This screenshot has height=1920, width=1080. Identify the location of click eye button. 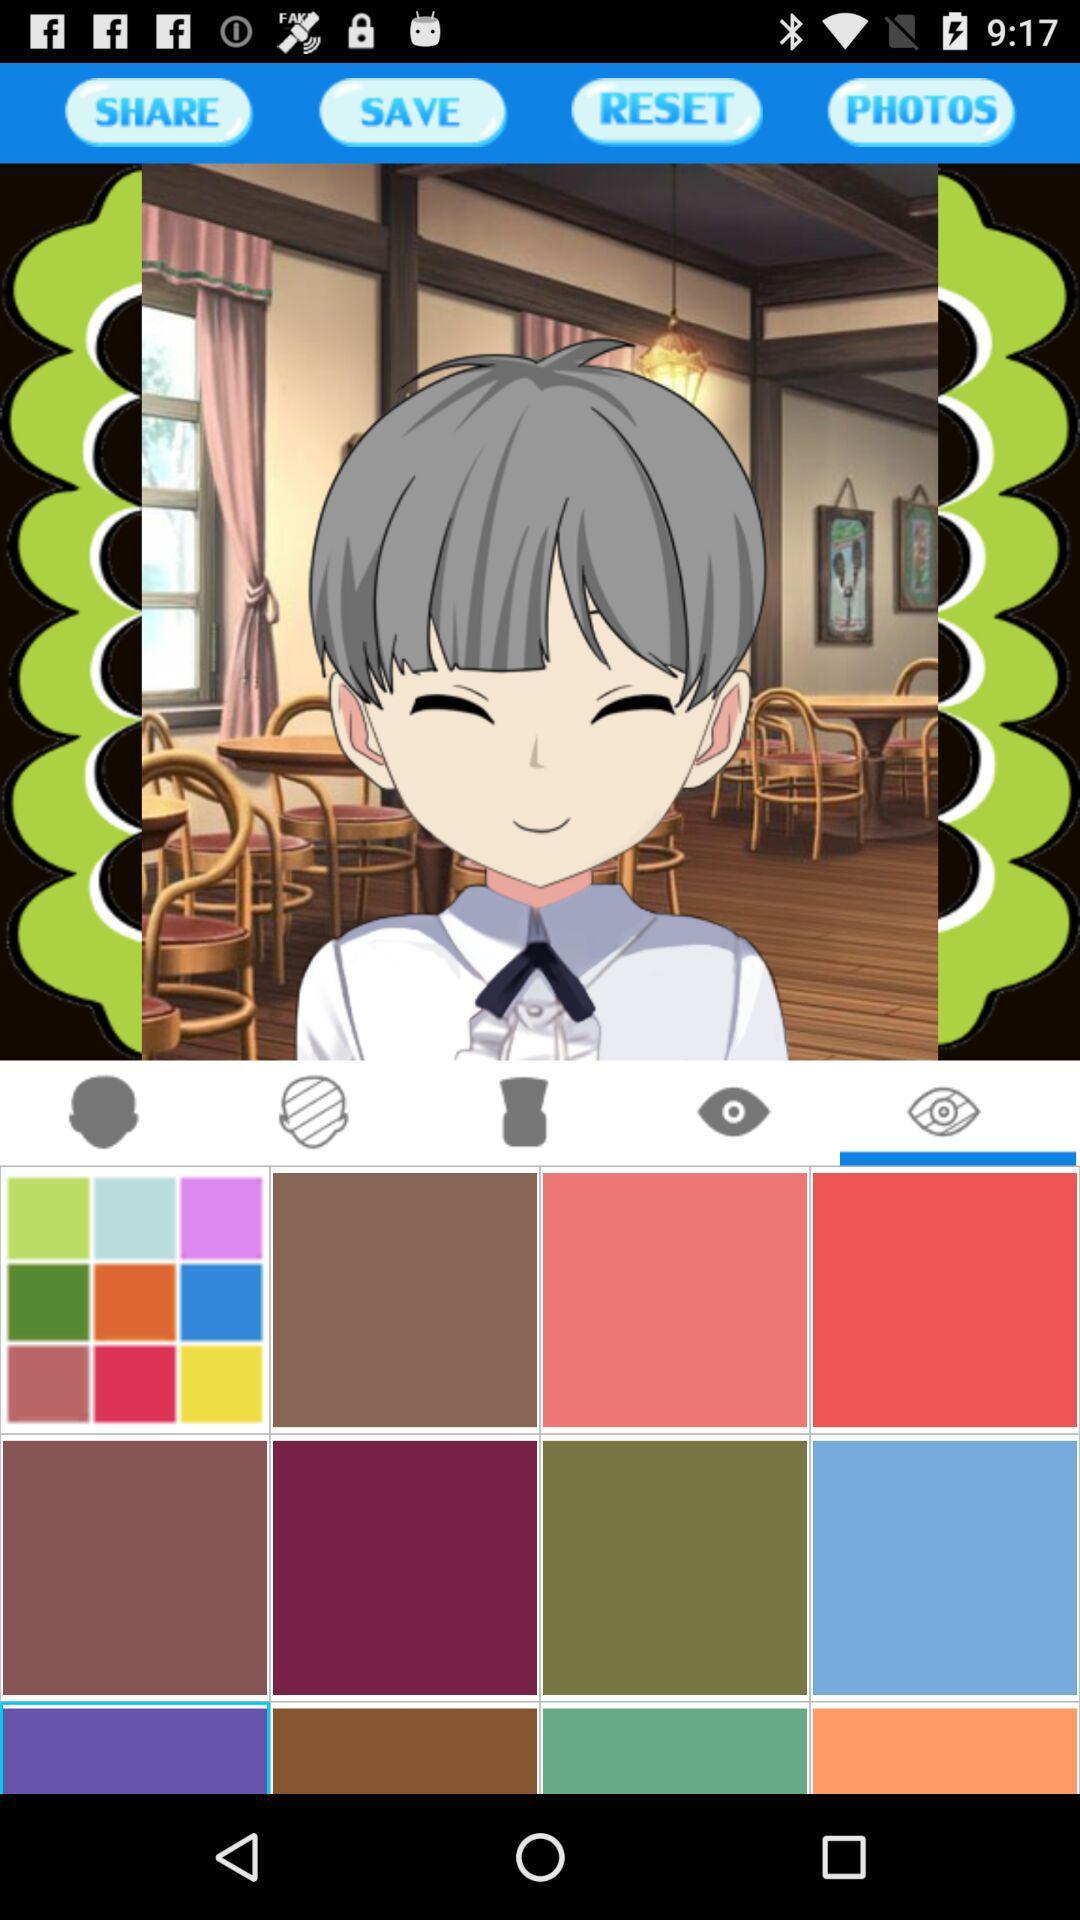
(735, 1112).